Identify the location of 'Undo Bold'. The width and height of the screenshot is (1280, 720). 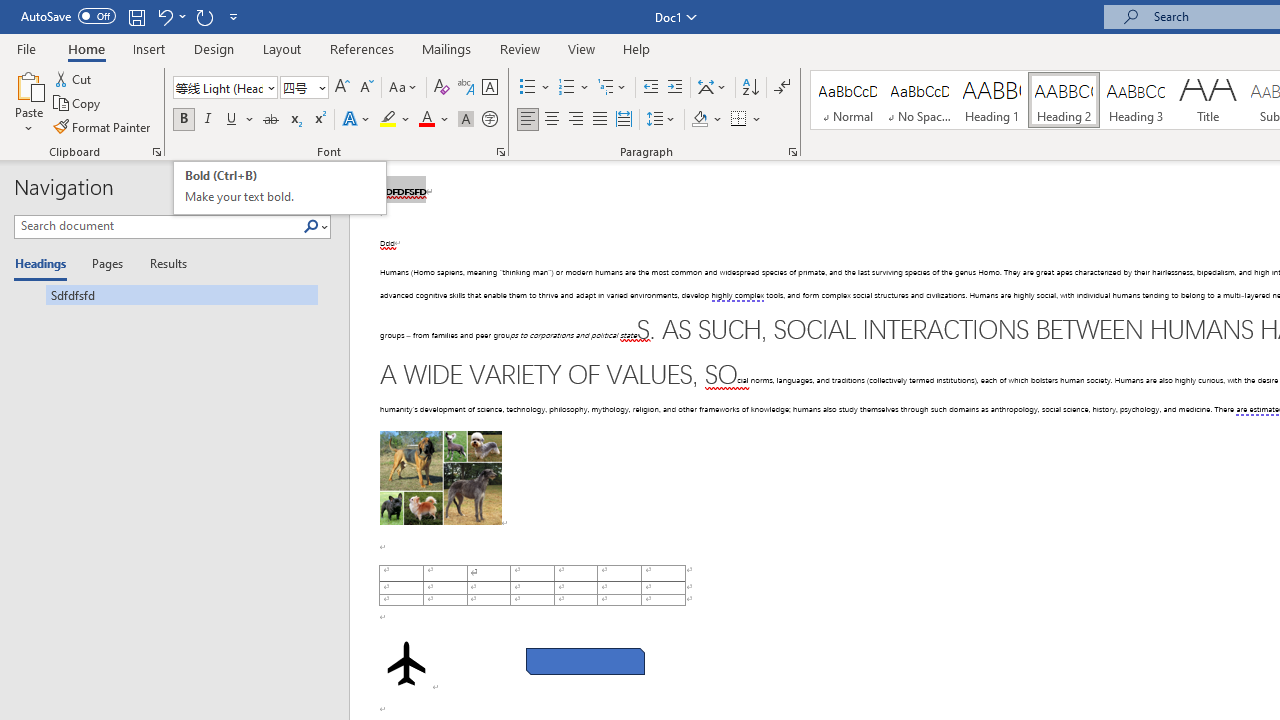
(170, 16).